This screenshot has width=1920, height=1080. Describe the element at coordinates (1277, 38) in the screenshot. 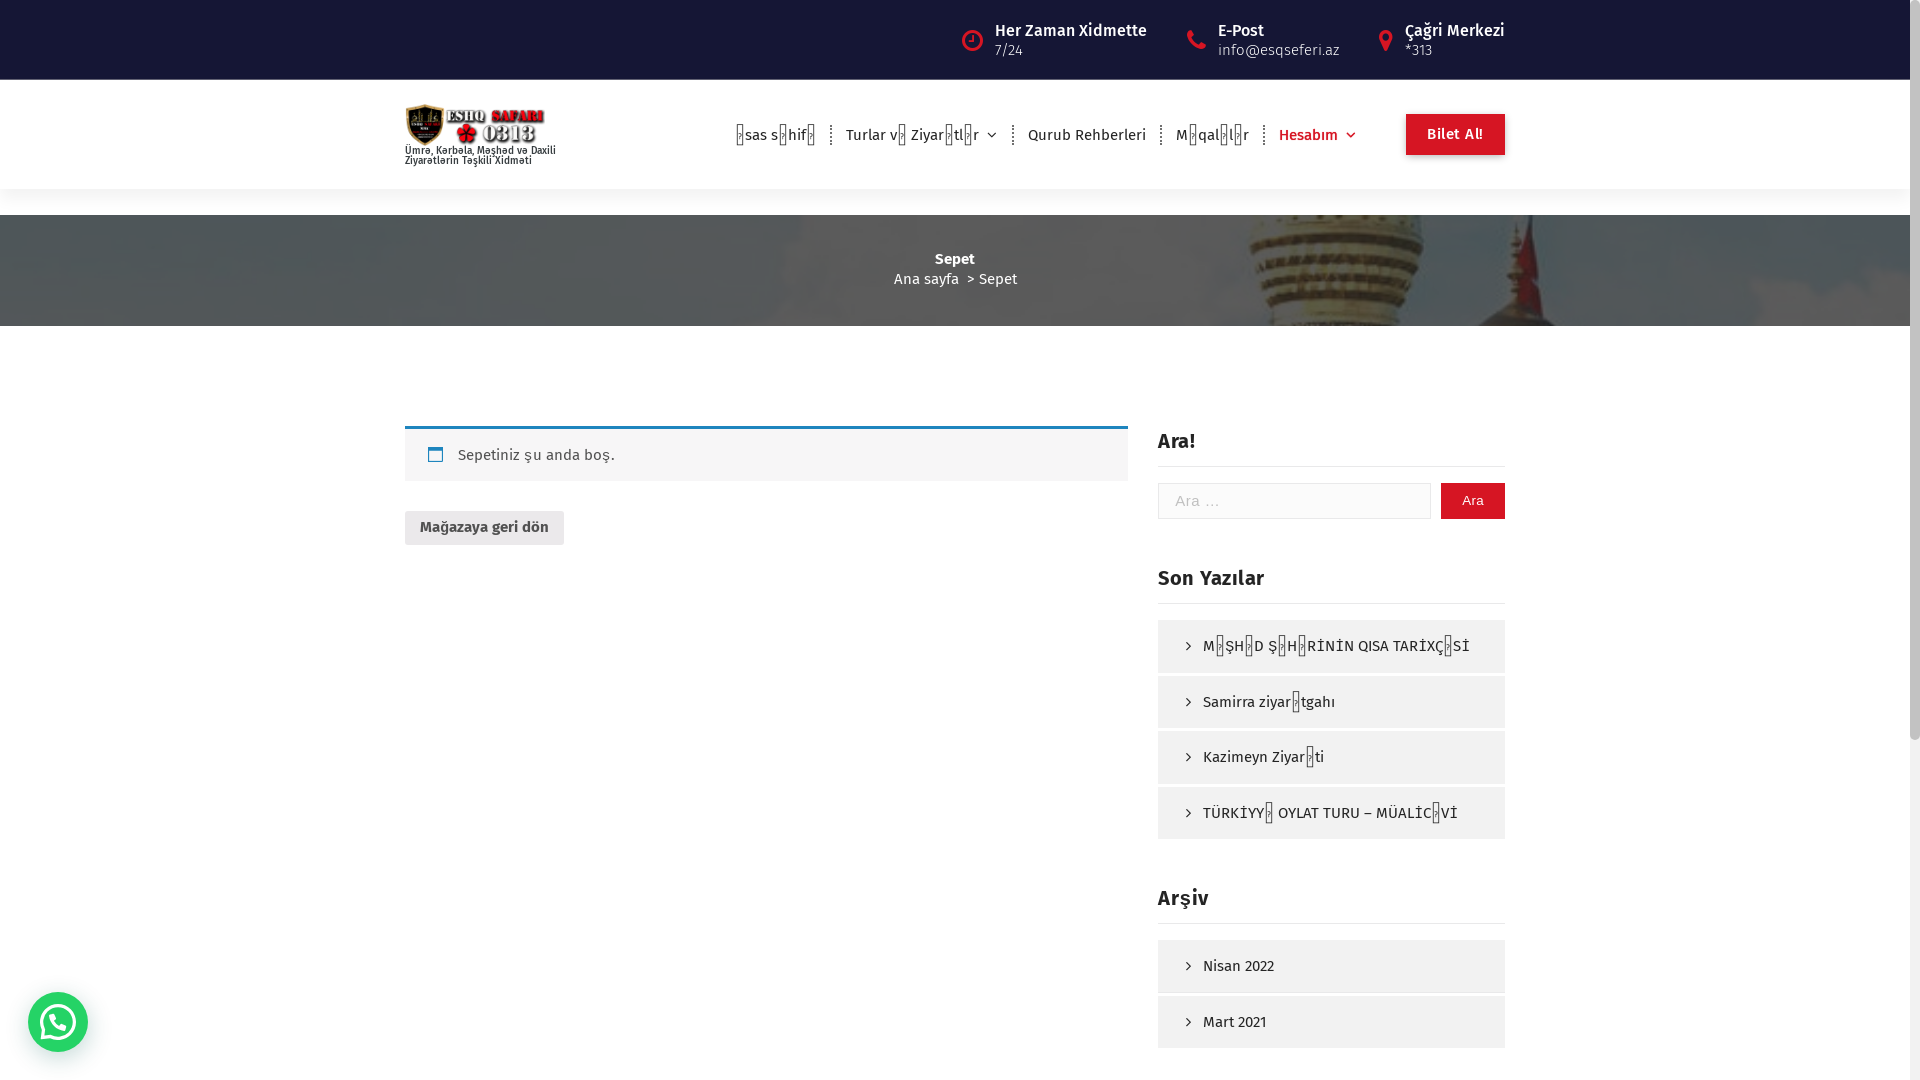

I see `'E-Post` at that location.